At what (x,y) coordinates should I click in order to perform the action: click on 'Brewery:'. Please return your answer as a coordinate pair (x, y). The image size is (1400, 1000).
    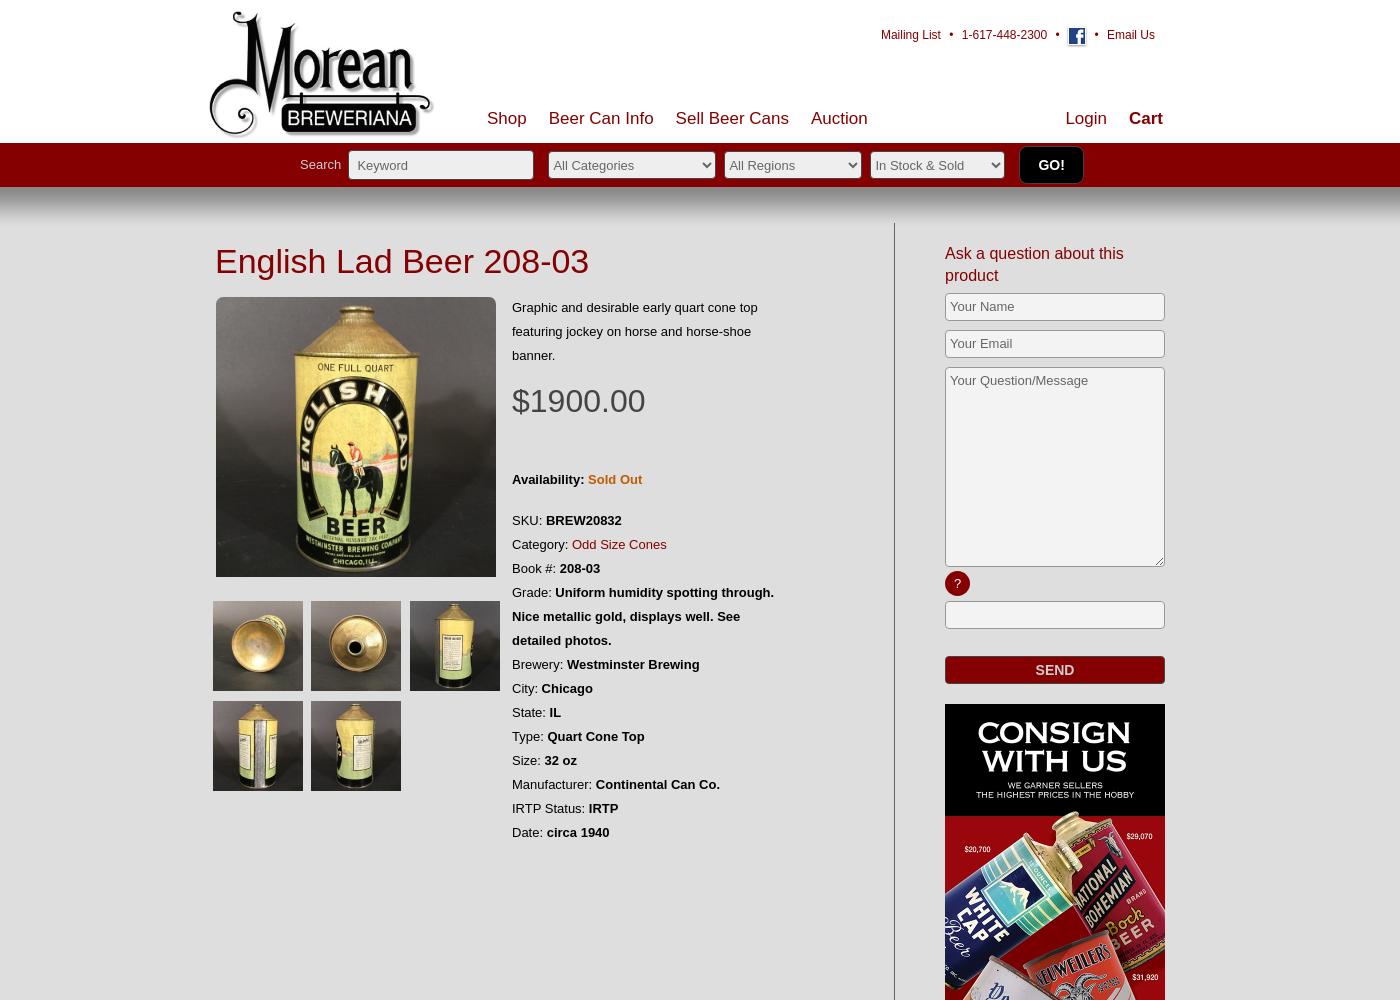
    Looking at the image, I should click on (511, 664).